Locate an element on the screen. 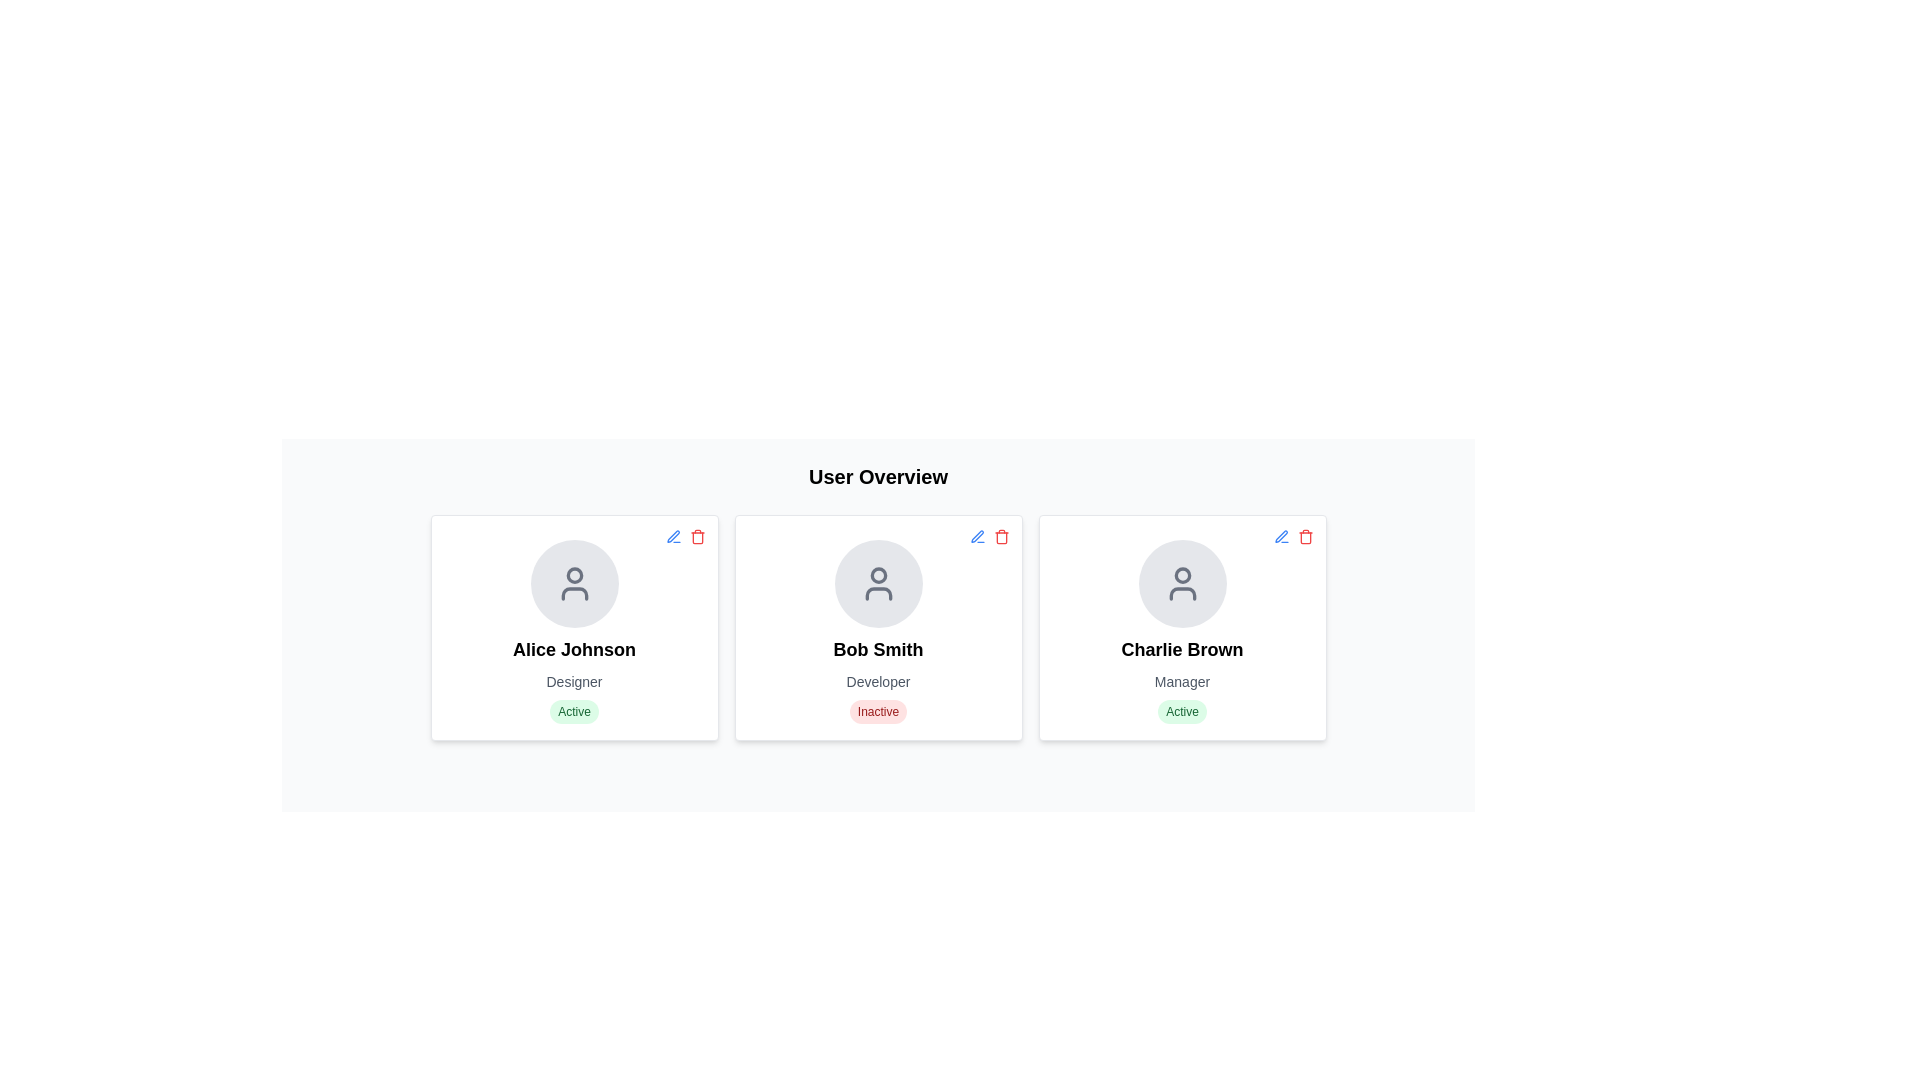  the edit button for Bob Smith's profile located in the top-right corner of the second card is located at coordinates (977, 535).